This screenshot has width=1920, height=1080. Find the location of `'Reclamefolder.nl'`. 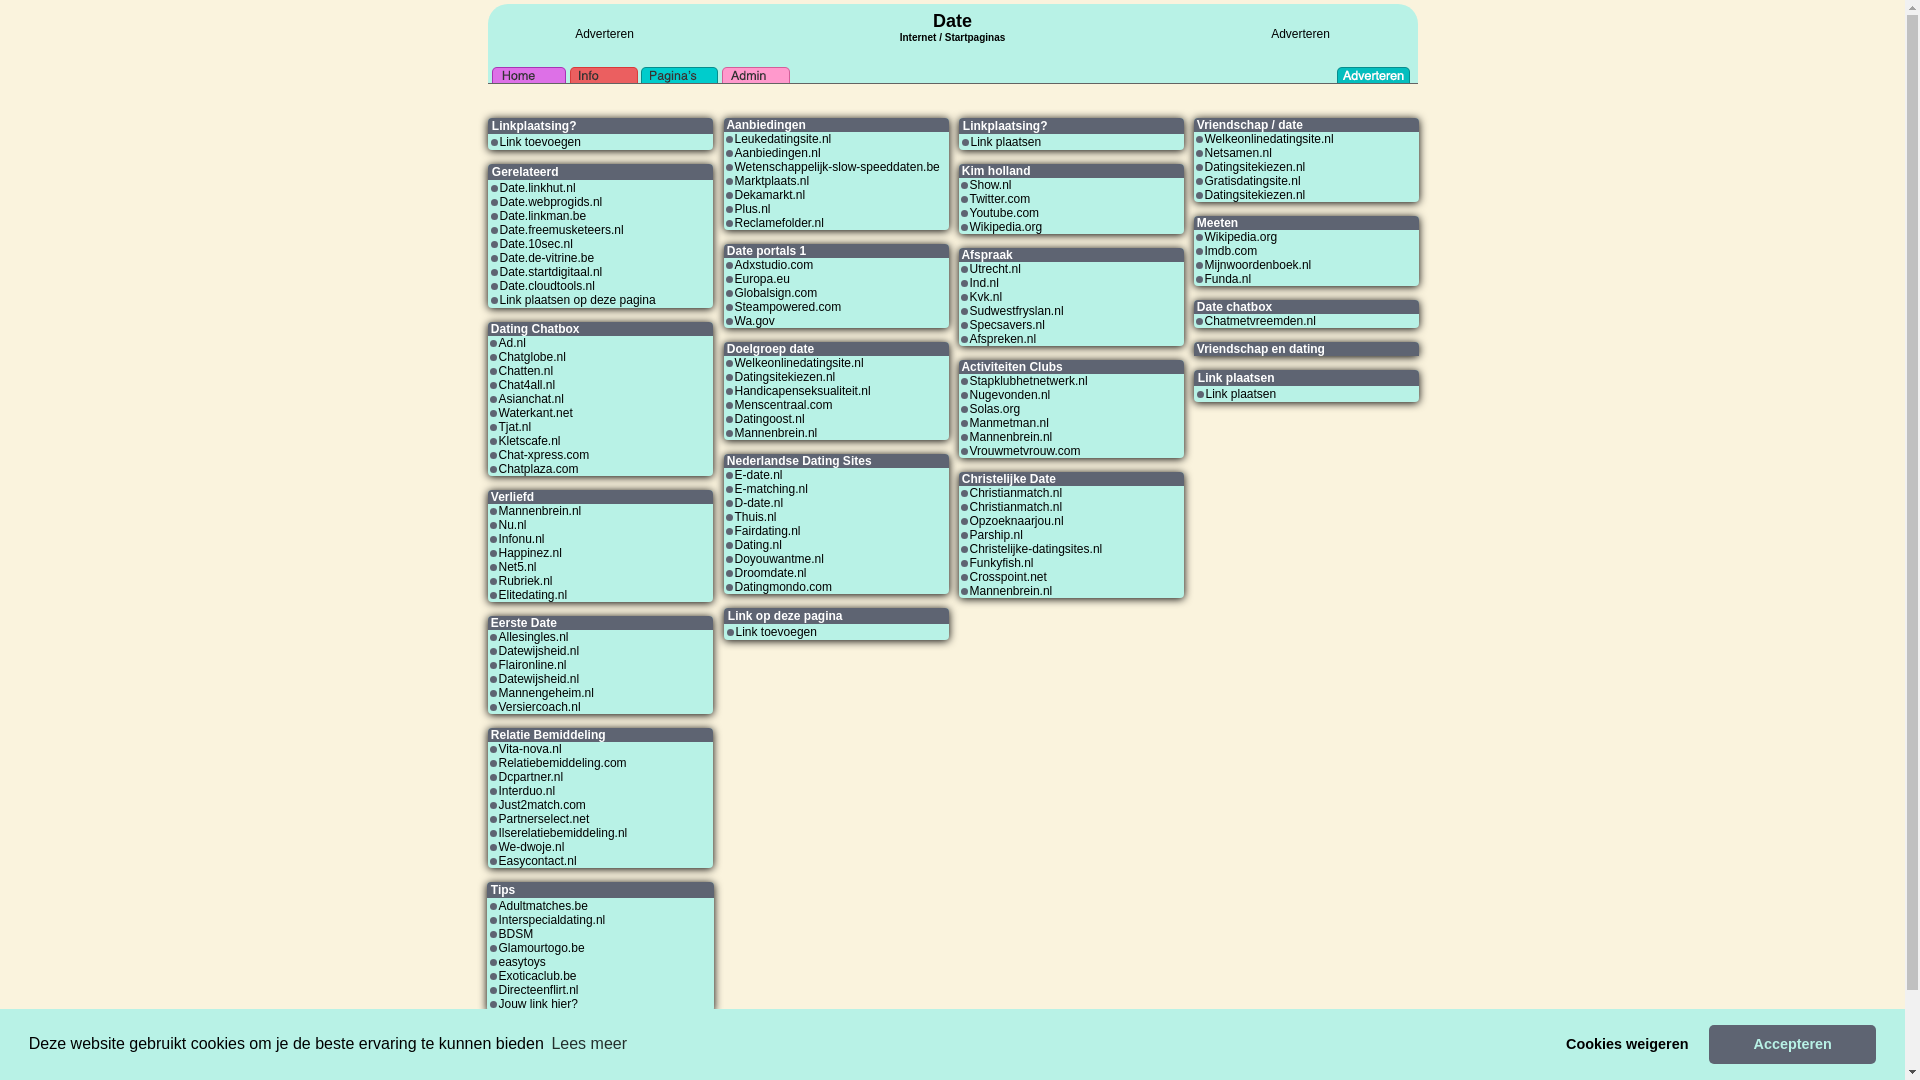

'Reclamefolder.nl' is located at coordinates (777, 223).